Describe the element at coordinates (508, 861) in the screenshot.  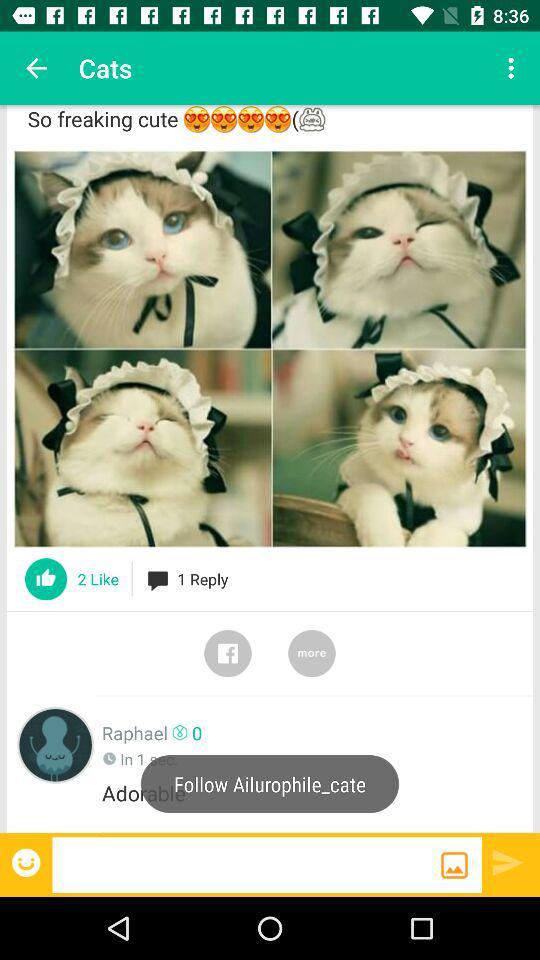
I see `the send icon` at that location.